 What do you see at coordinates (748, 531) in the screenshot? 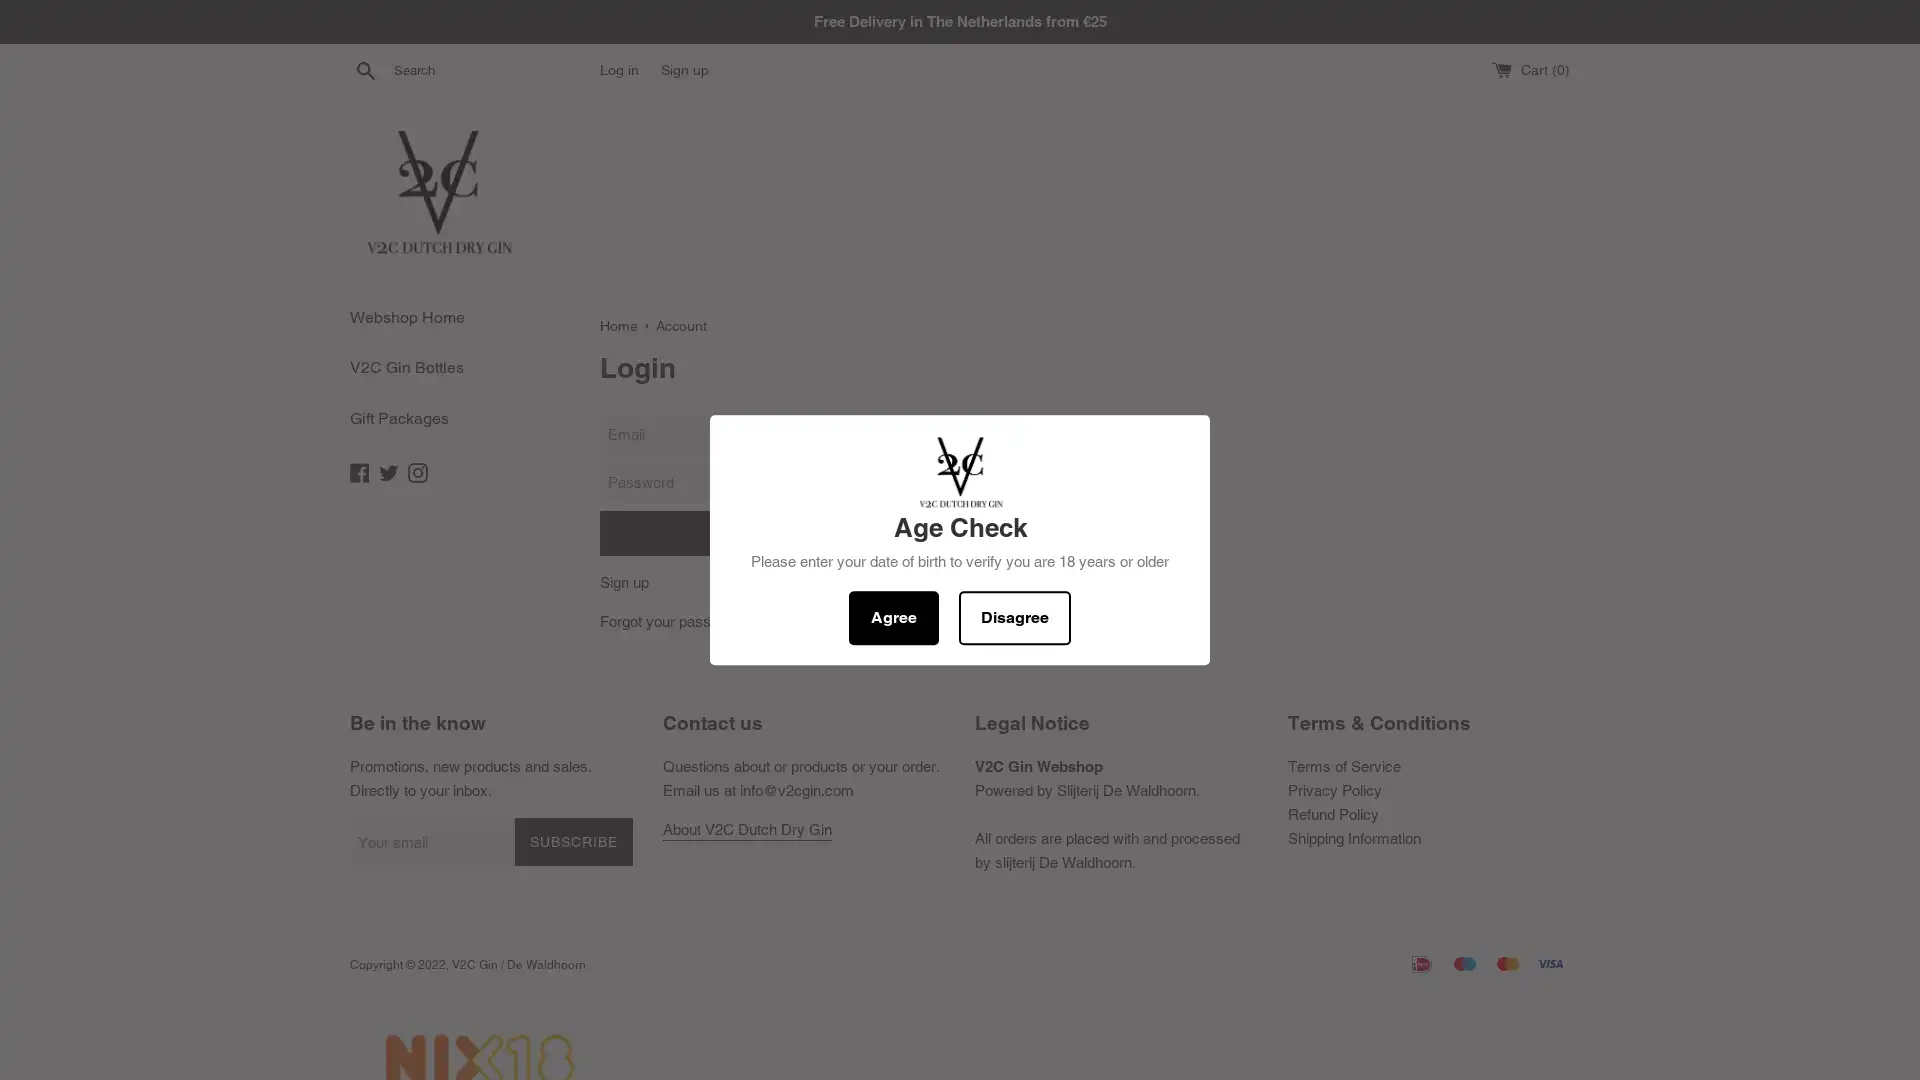
I see `Sign In` at bounding box center [748, 531].